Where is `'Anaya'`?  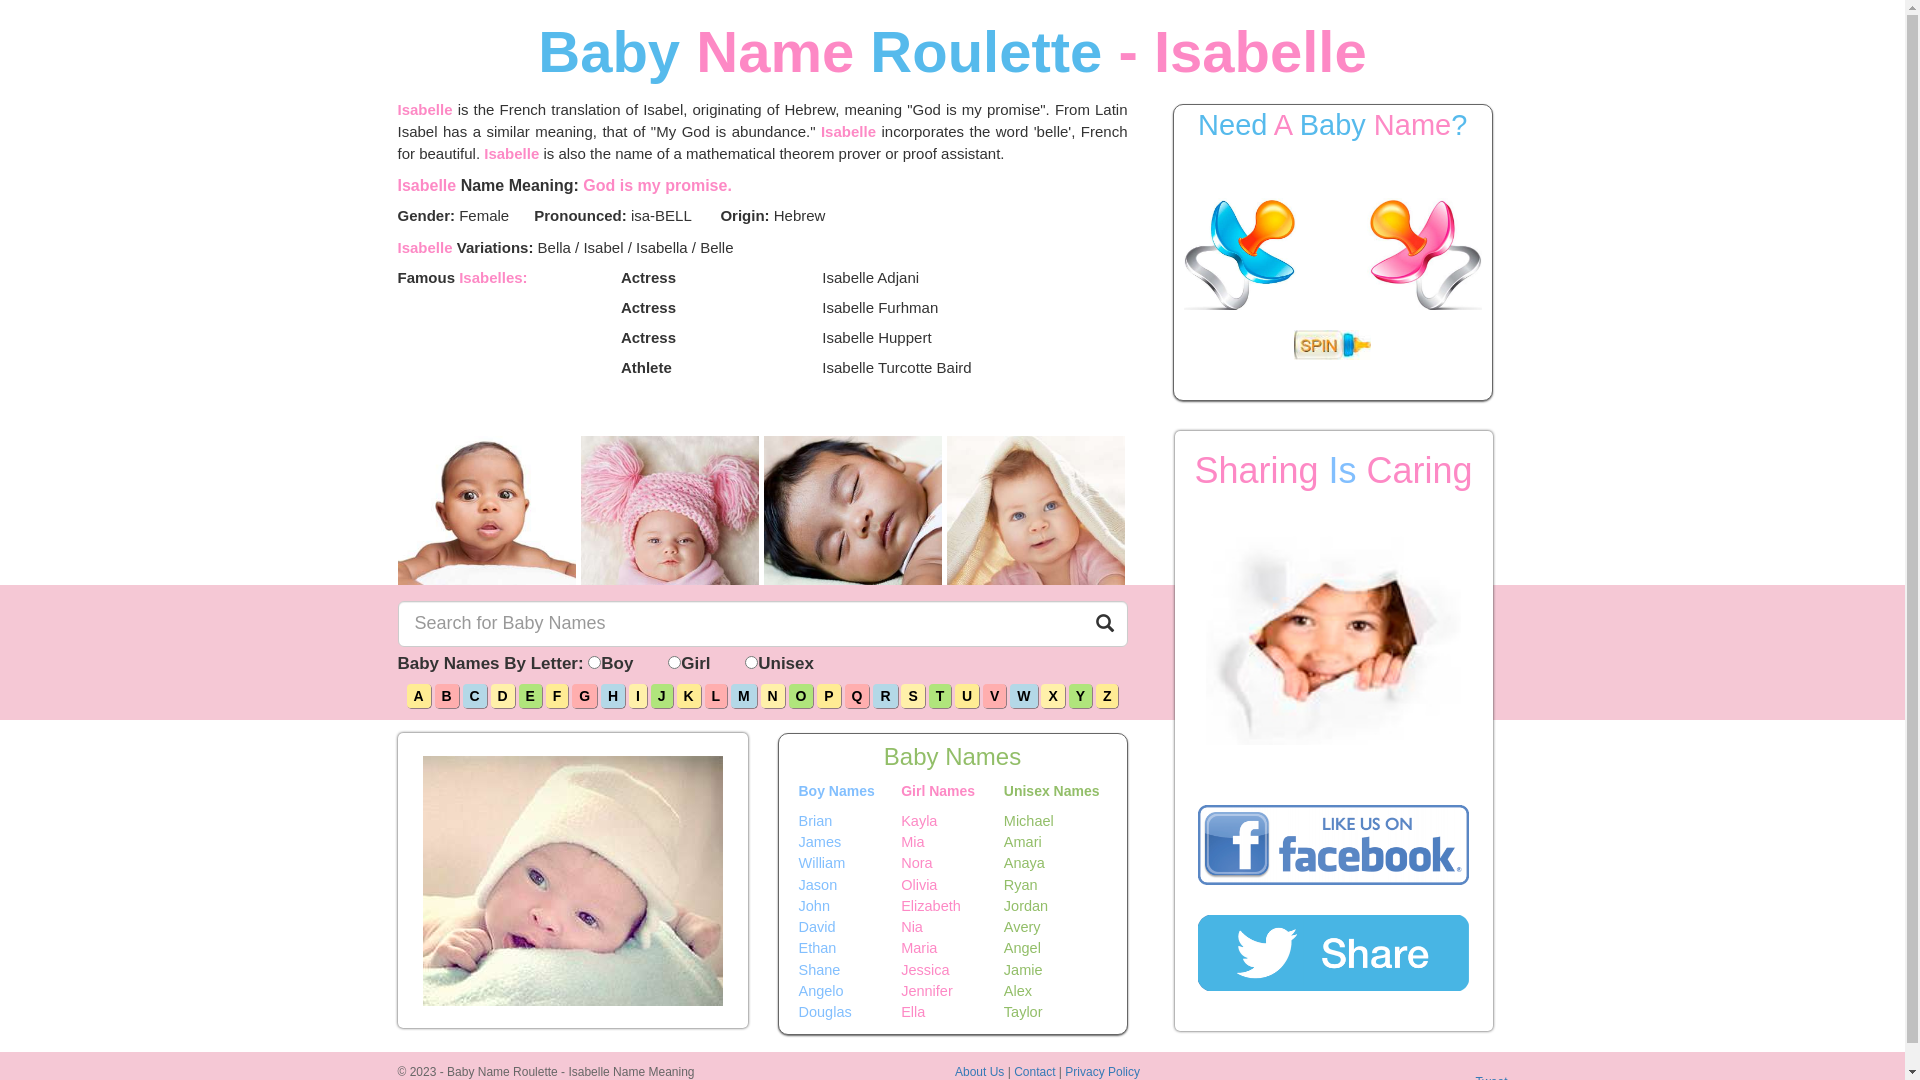 'Anaya' is located at coordinates (1054, 862).